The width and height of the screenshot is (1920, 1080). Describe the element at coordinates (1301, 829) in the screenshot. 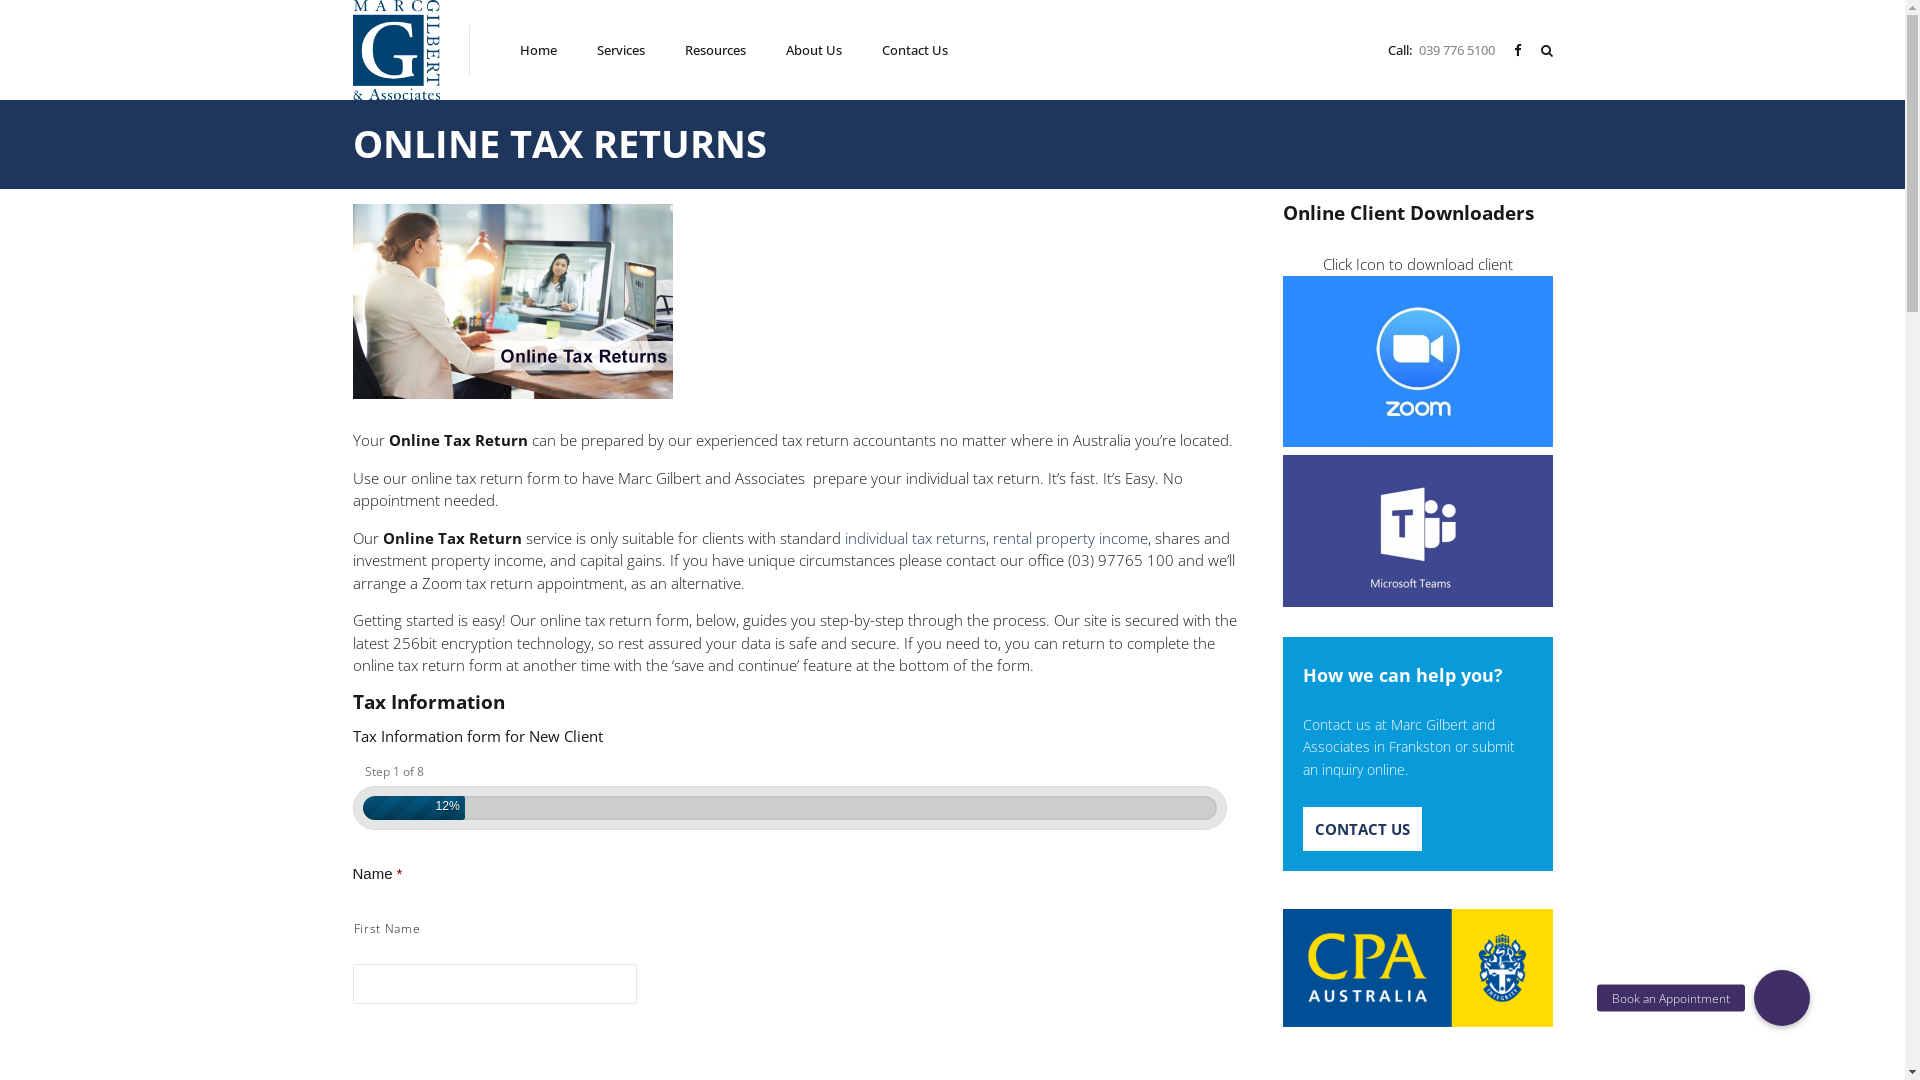

I see `'CONTACT US'` at that location.